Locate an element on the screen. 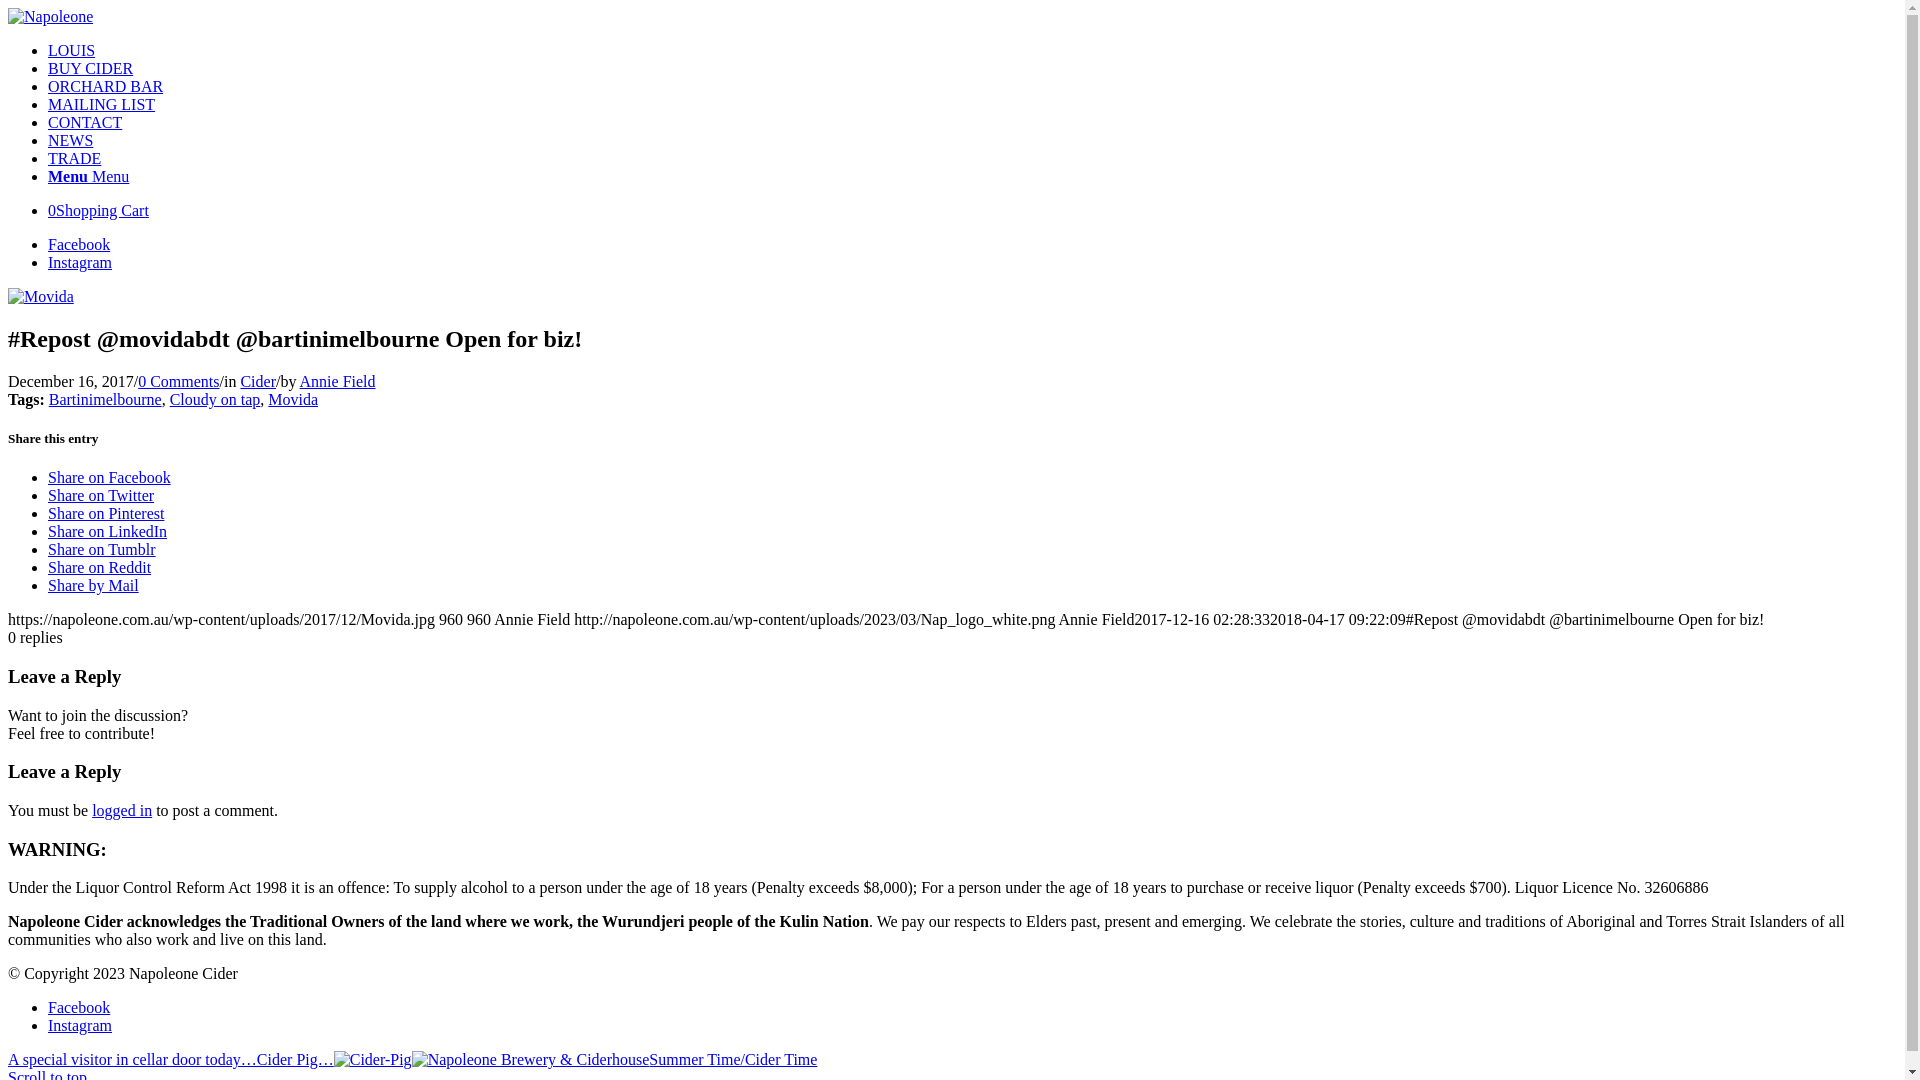 This screenshot has height=1080, width=1920. 'Movida' is located at coordinates (41, 296).